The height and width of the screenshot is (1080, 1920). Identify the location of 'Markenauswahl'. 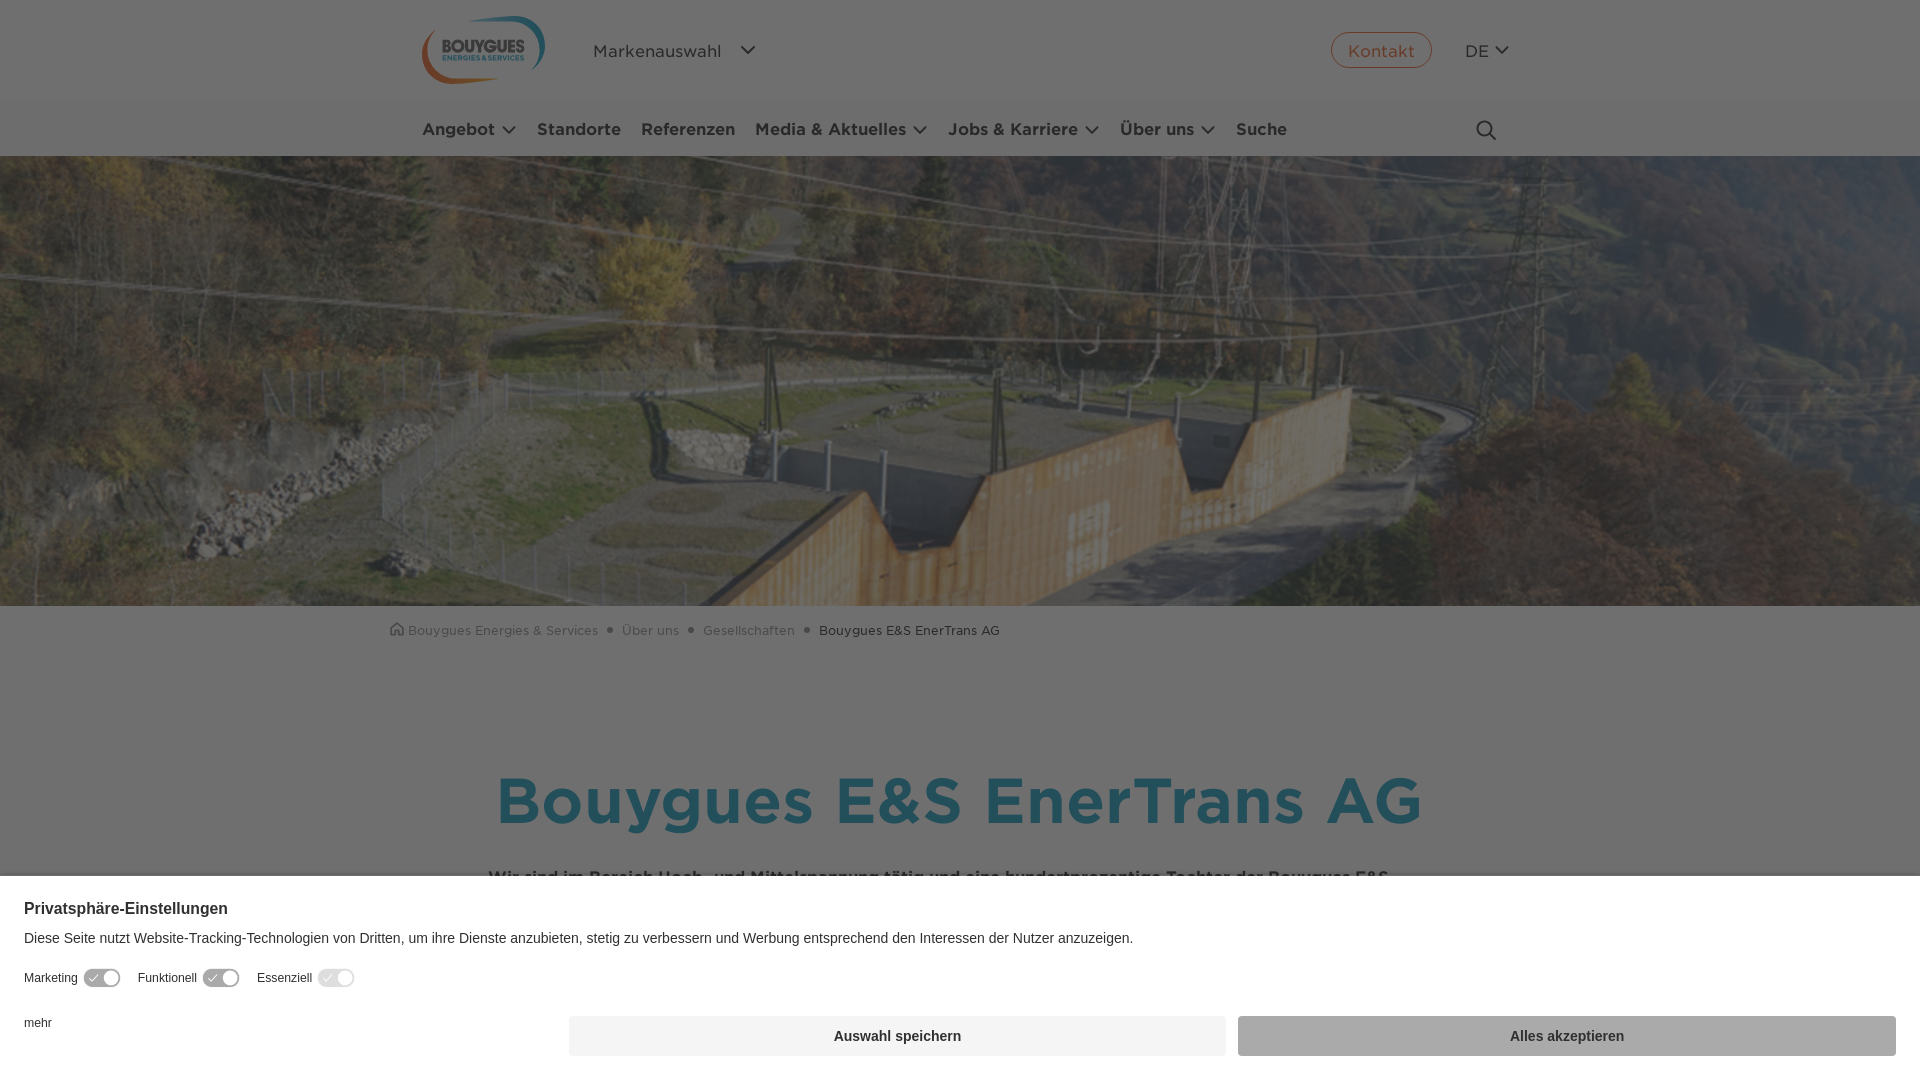
(676, 49).